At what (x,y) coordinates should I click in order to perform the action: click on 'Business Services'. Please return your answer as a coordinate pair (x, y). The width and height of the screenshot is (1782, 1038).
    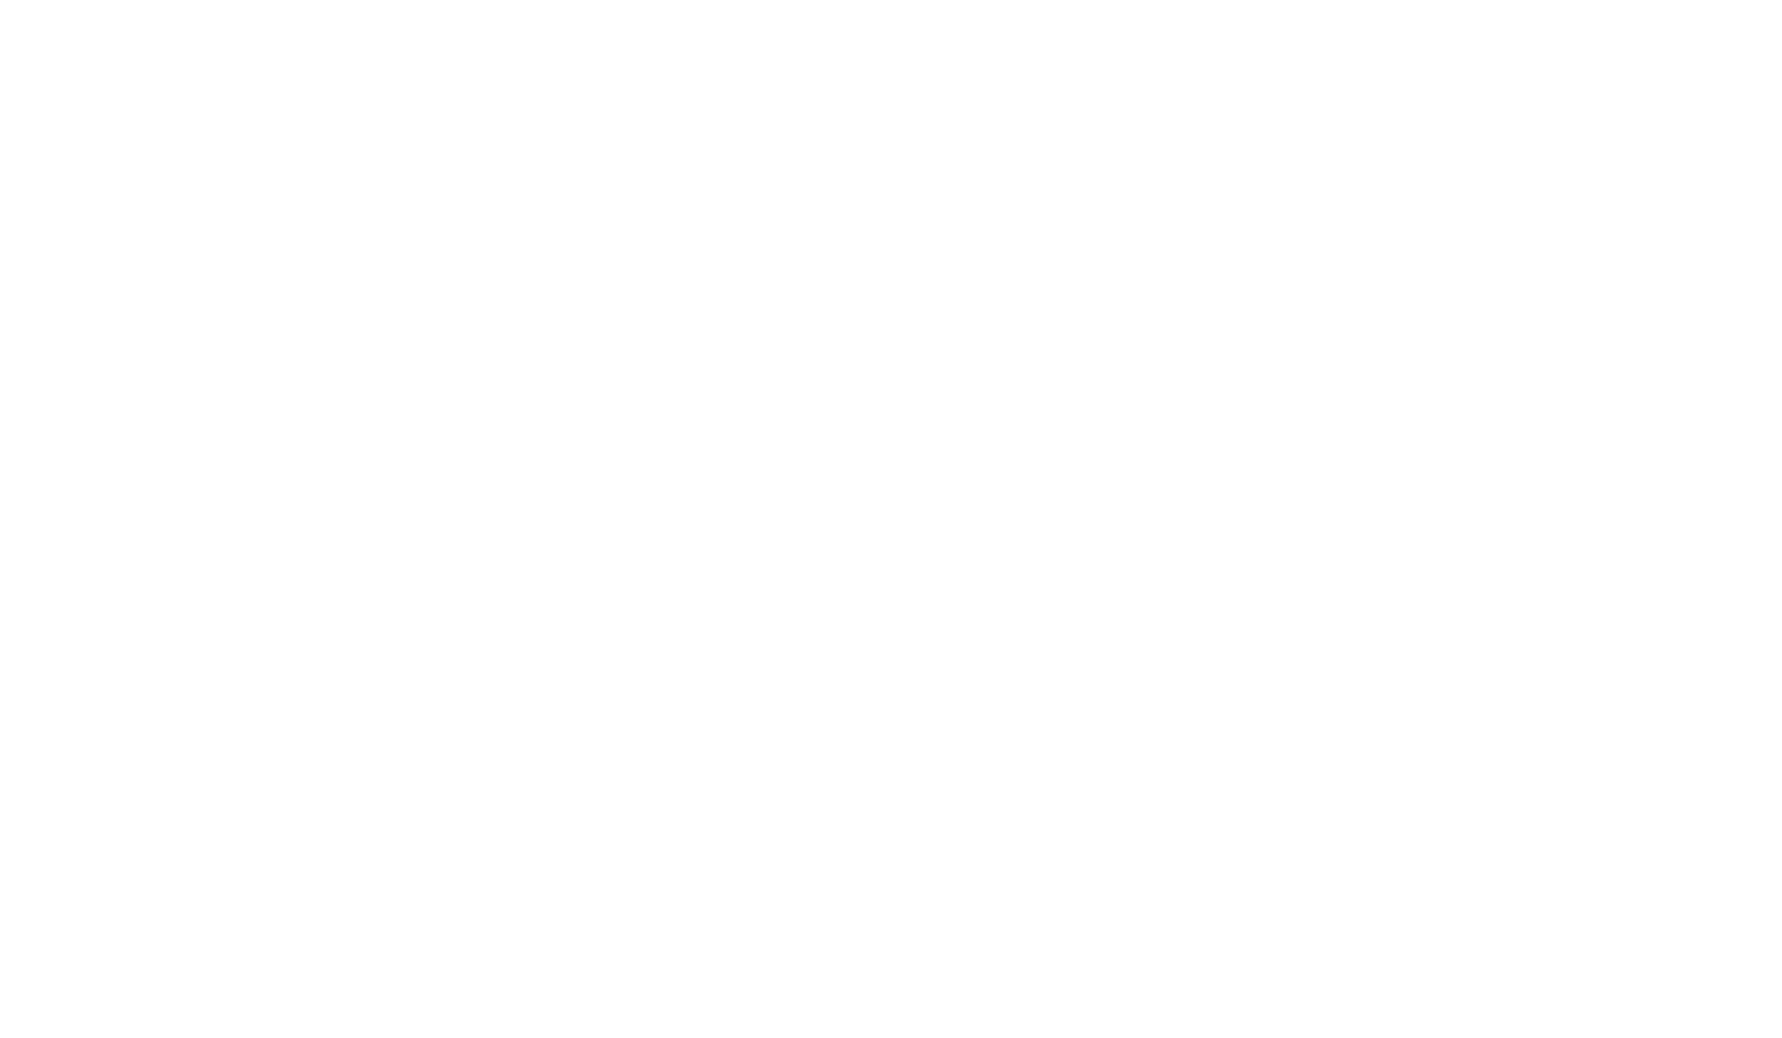
    Looking at the image, I should click on (619, 973).